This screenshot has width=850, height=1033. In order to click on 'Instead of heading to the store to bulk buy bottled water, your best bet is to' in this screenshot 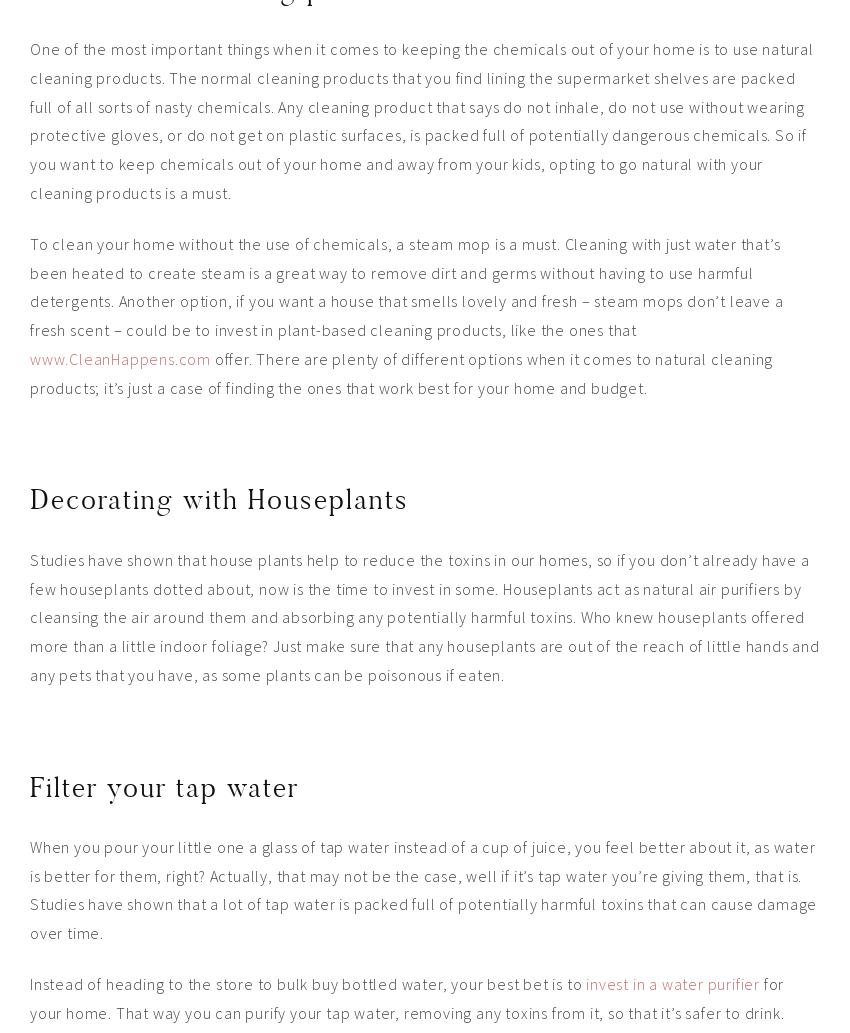, I will do `click(308, 983)`.